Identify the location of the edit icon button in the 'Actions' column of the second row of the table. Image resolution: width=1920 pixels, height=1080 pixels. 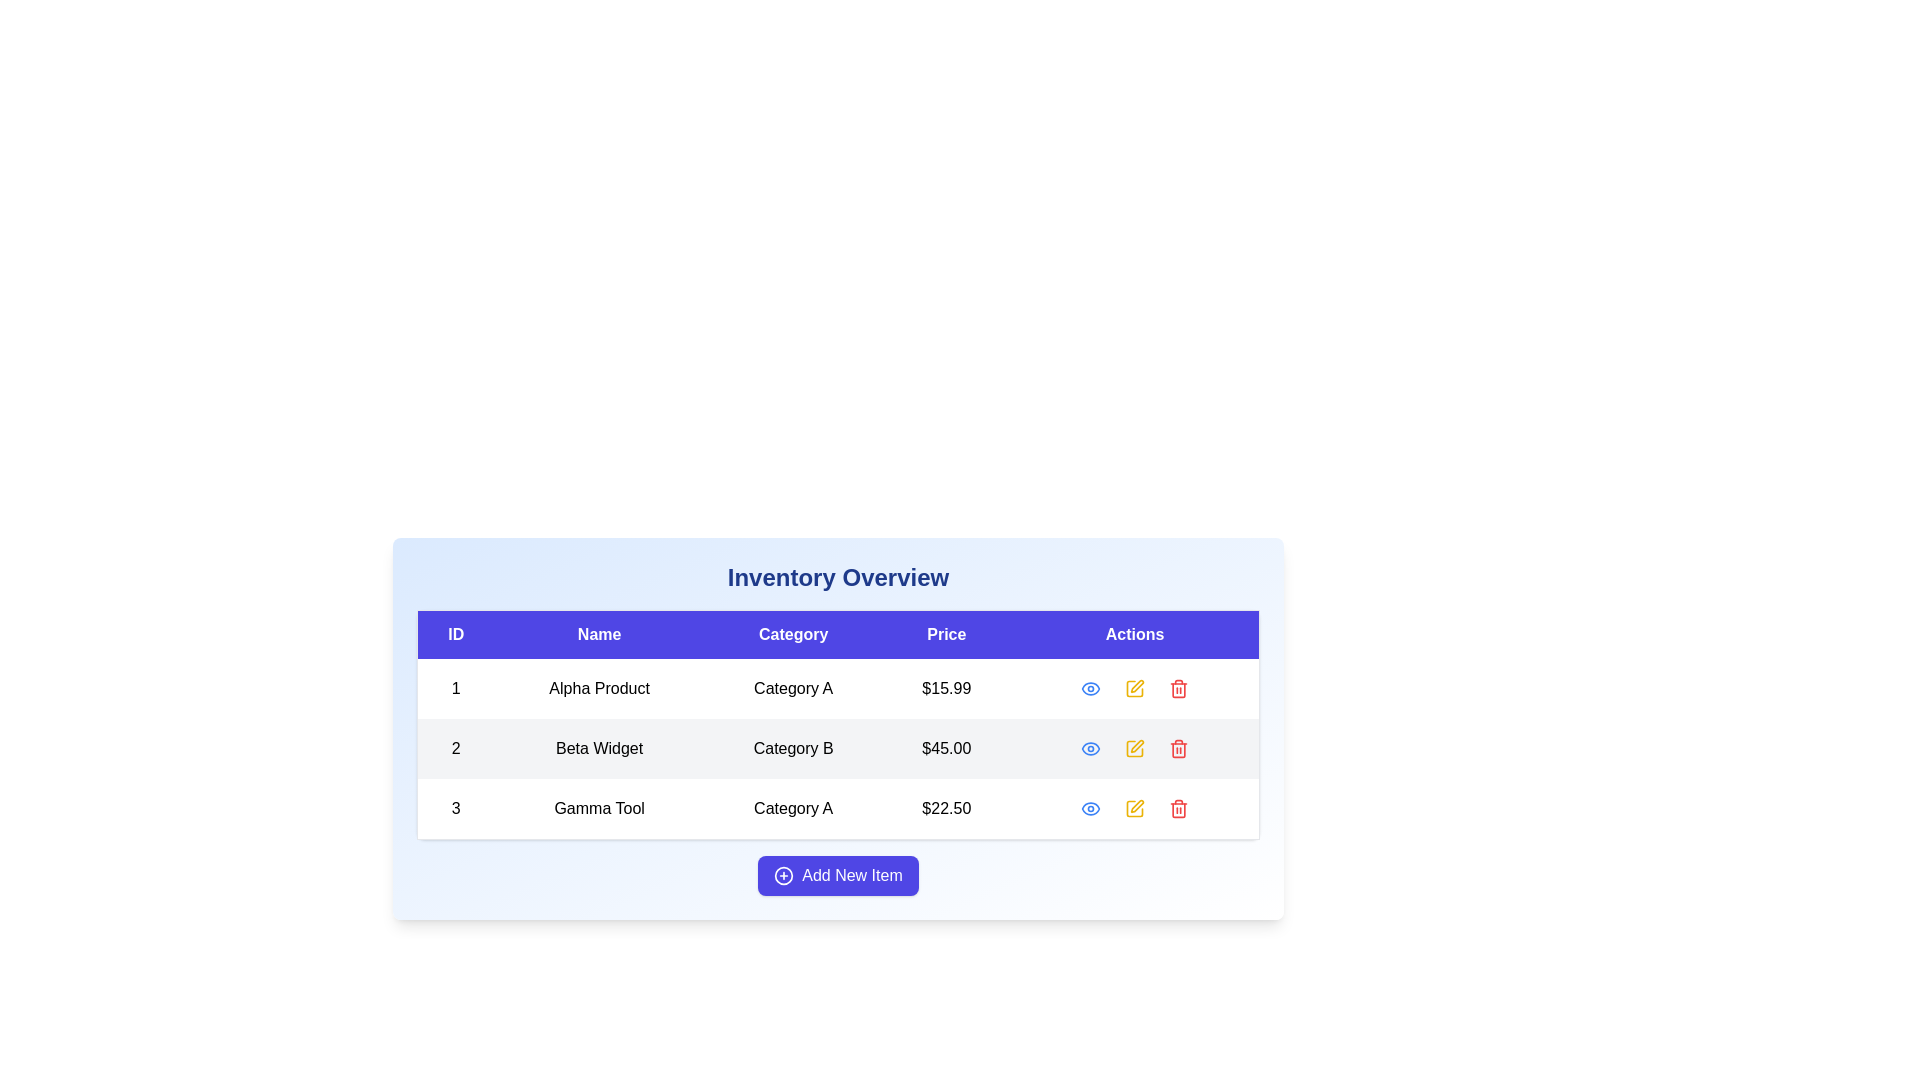
(1135, 688).